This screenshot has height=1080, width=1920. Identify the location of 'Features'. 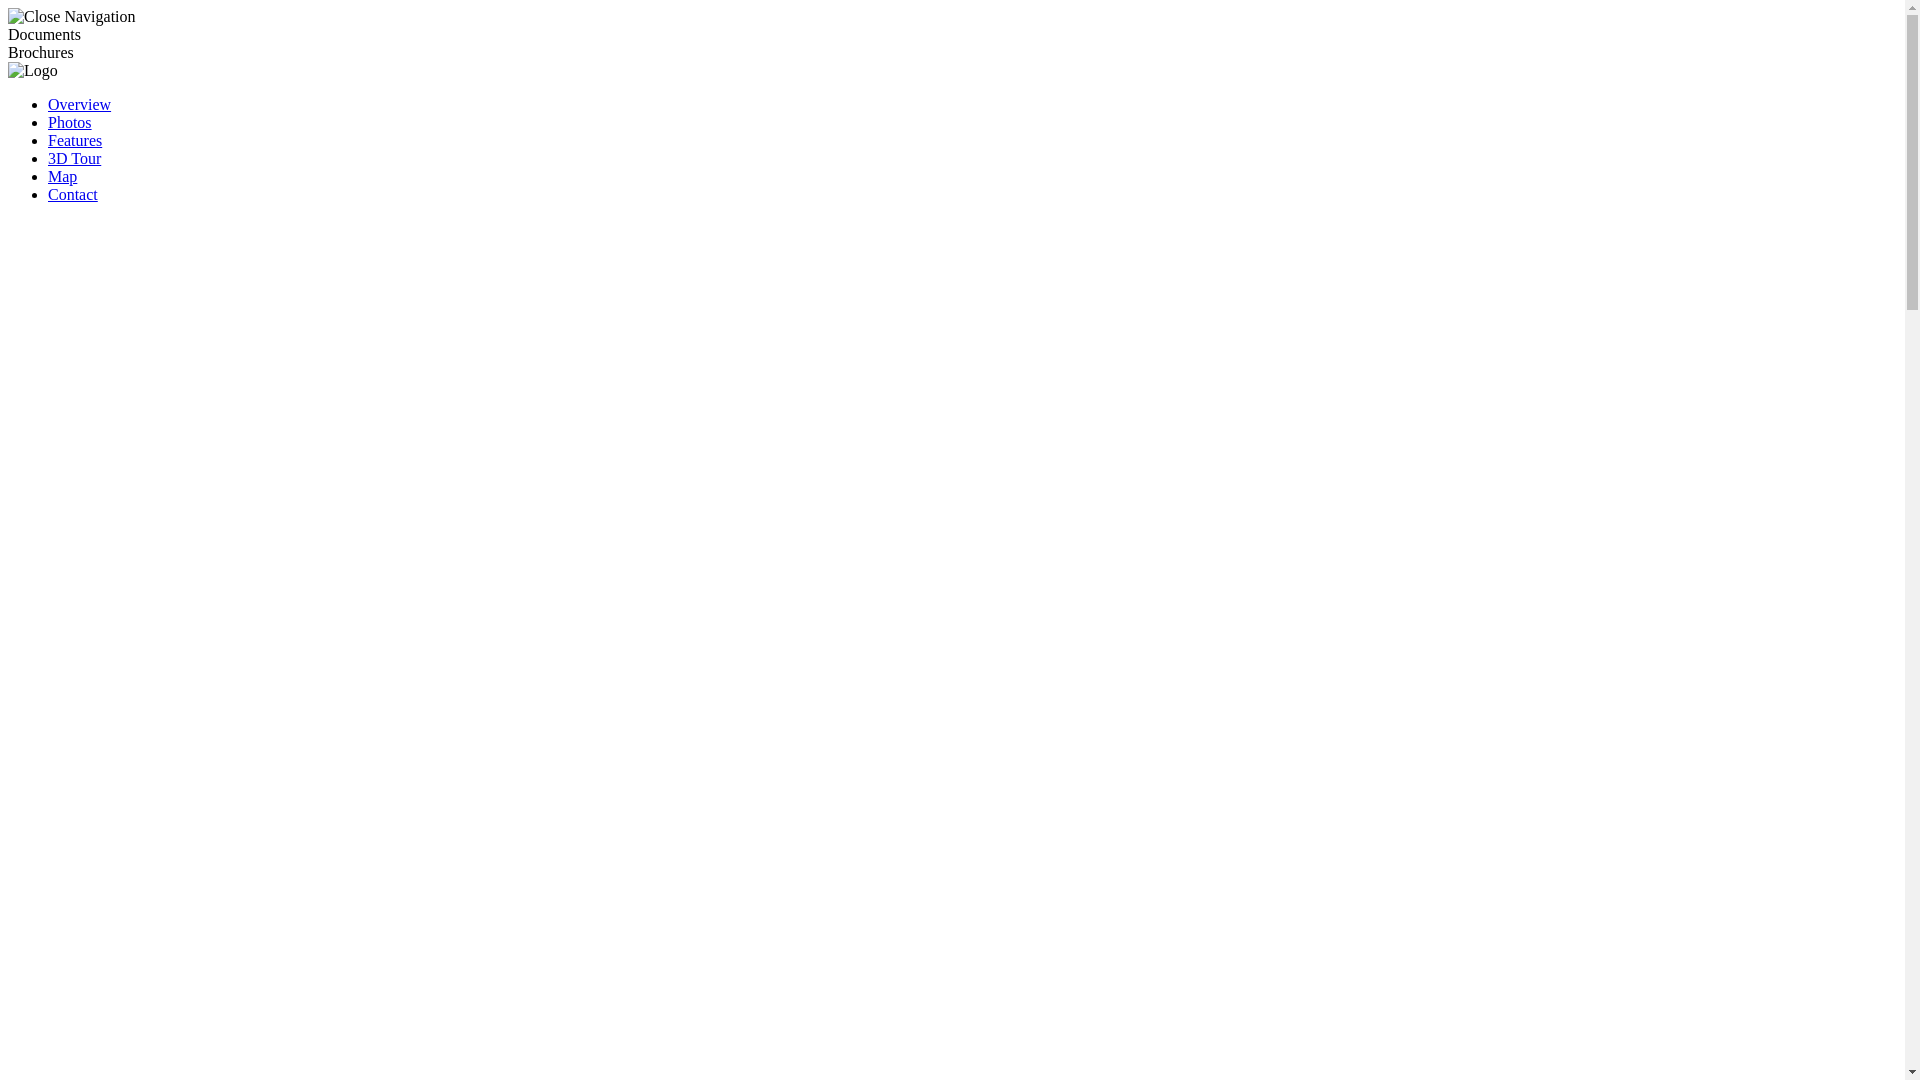
(75, 139).